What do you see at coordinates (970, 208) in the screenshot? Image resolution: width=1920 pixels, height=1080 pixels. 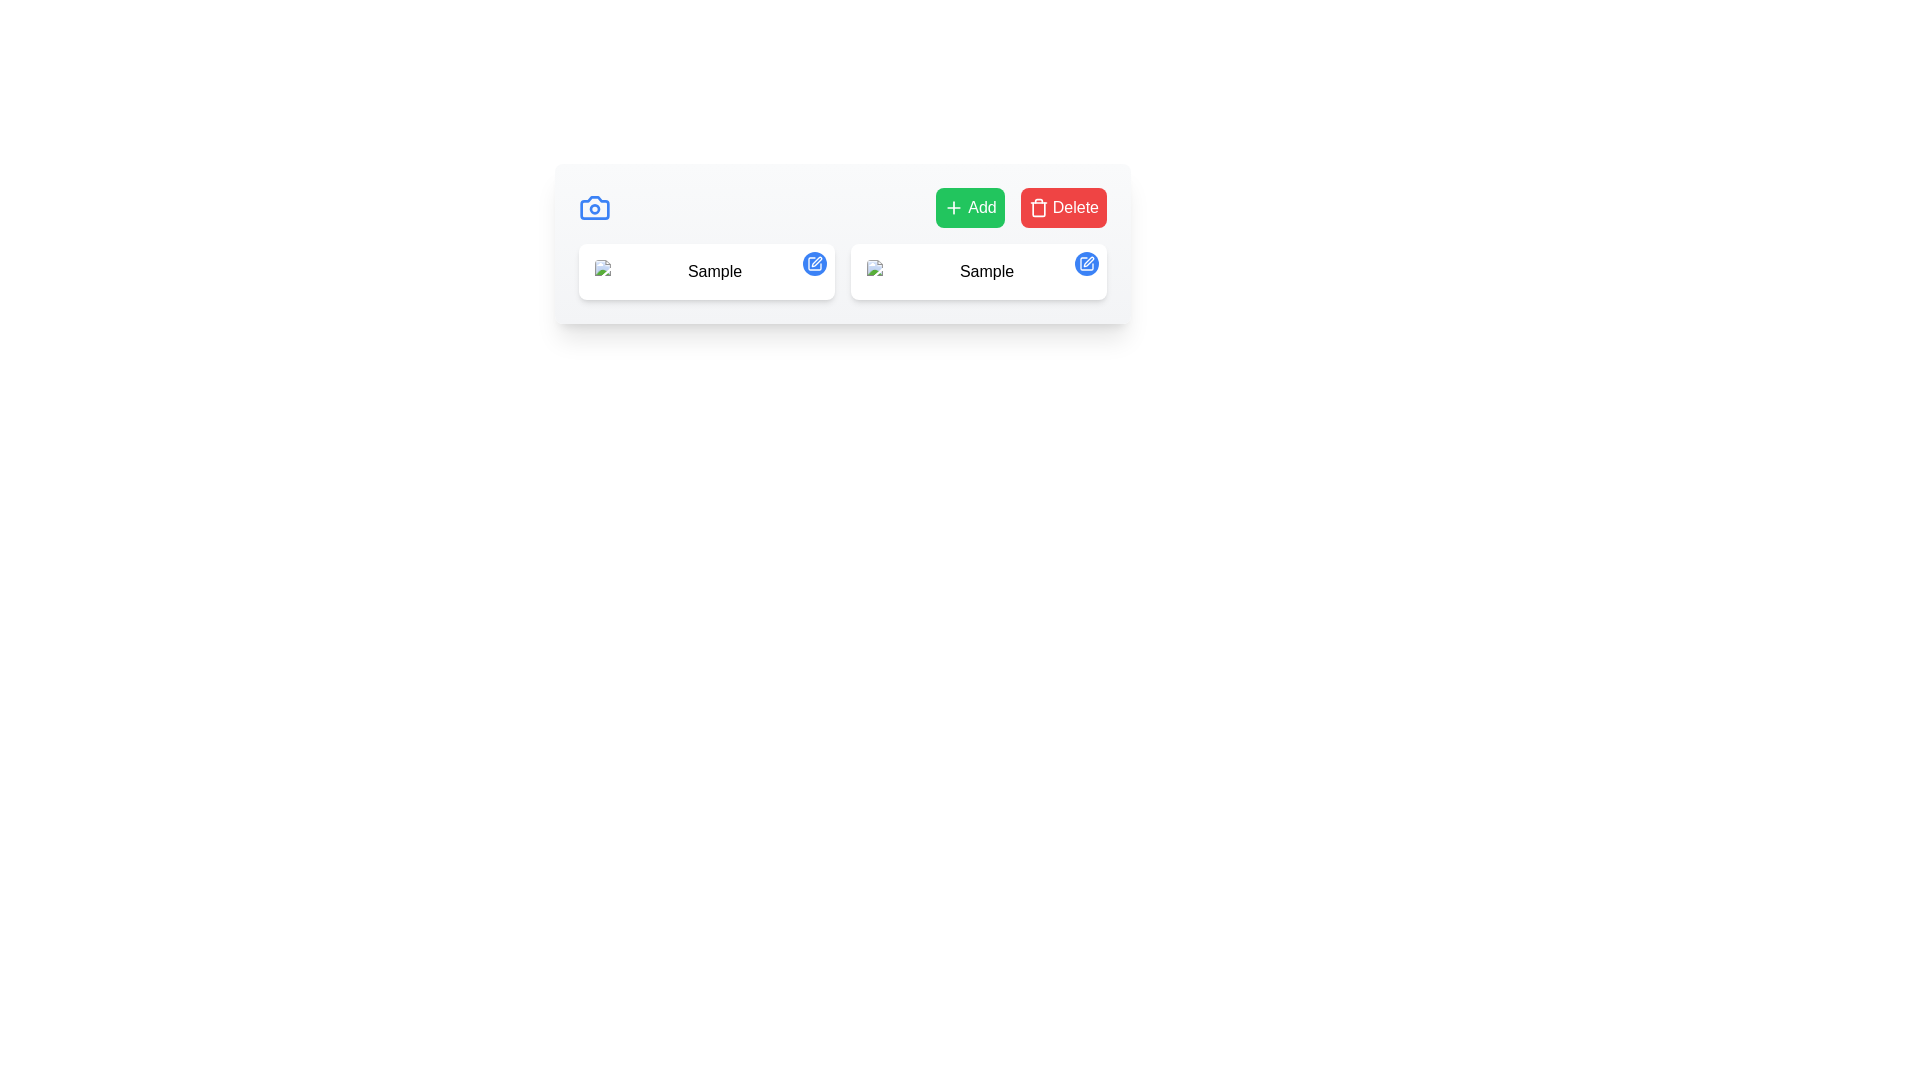 I see `the 'Add' button, which is a rectangular button with rounded corners, a green background, and white text reading 'Add'` at bounding box center [970, 208].